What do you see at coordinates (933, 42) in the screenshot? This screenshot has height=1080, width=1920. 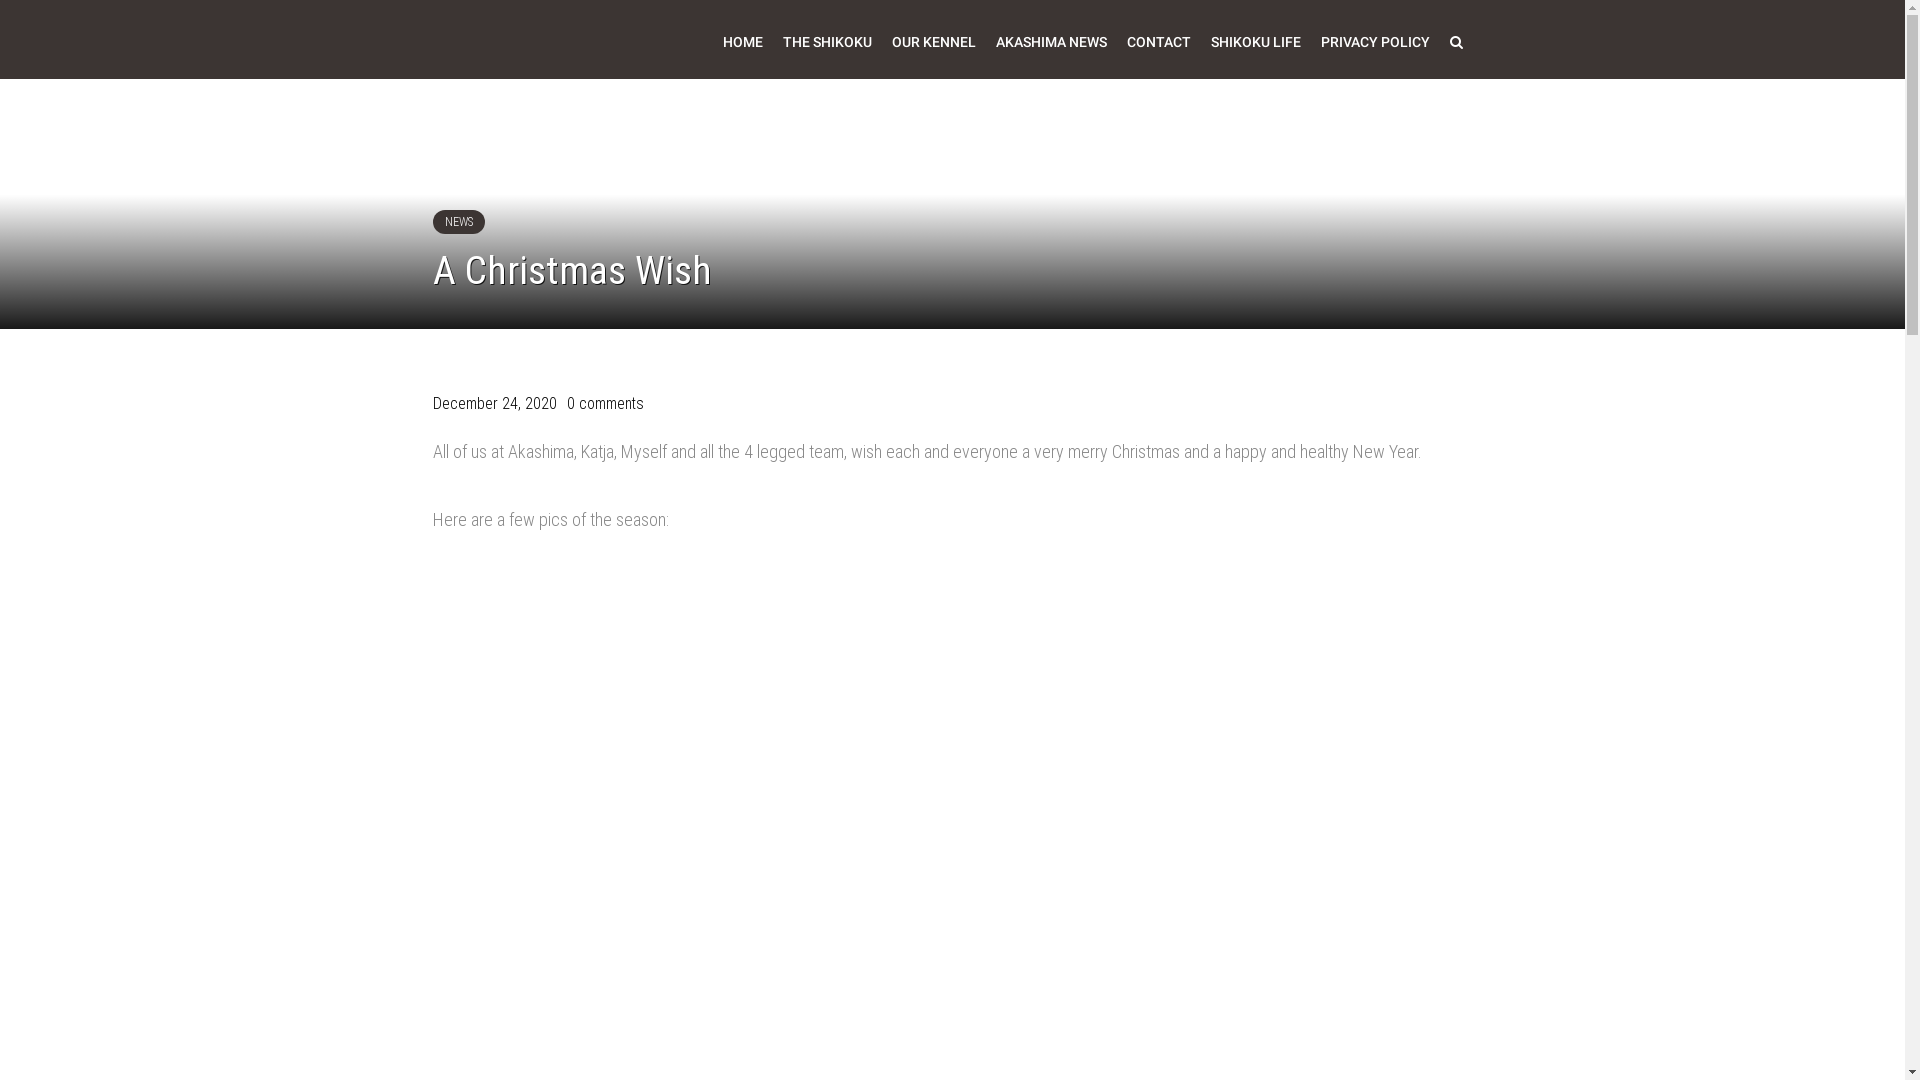 I see `'OUR KENNEL'` at bounding box center [933, 42].